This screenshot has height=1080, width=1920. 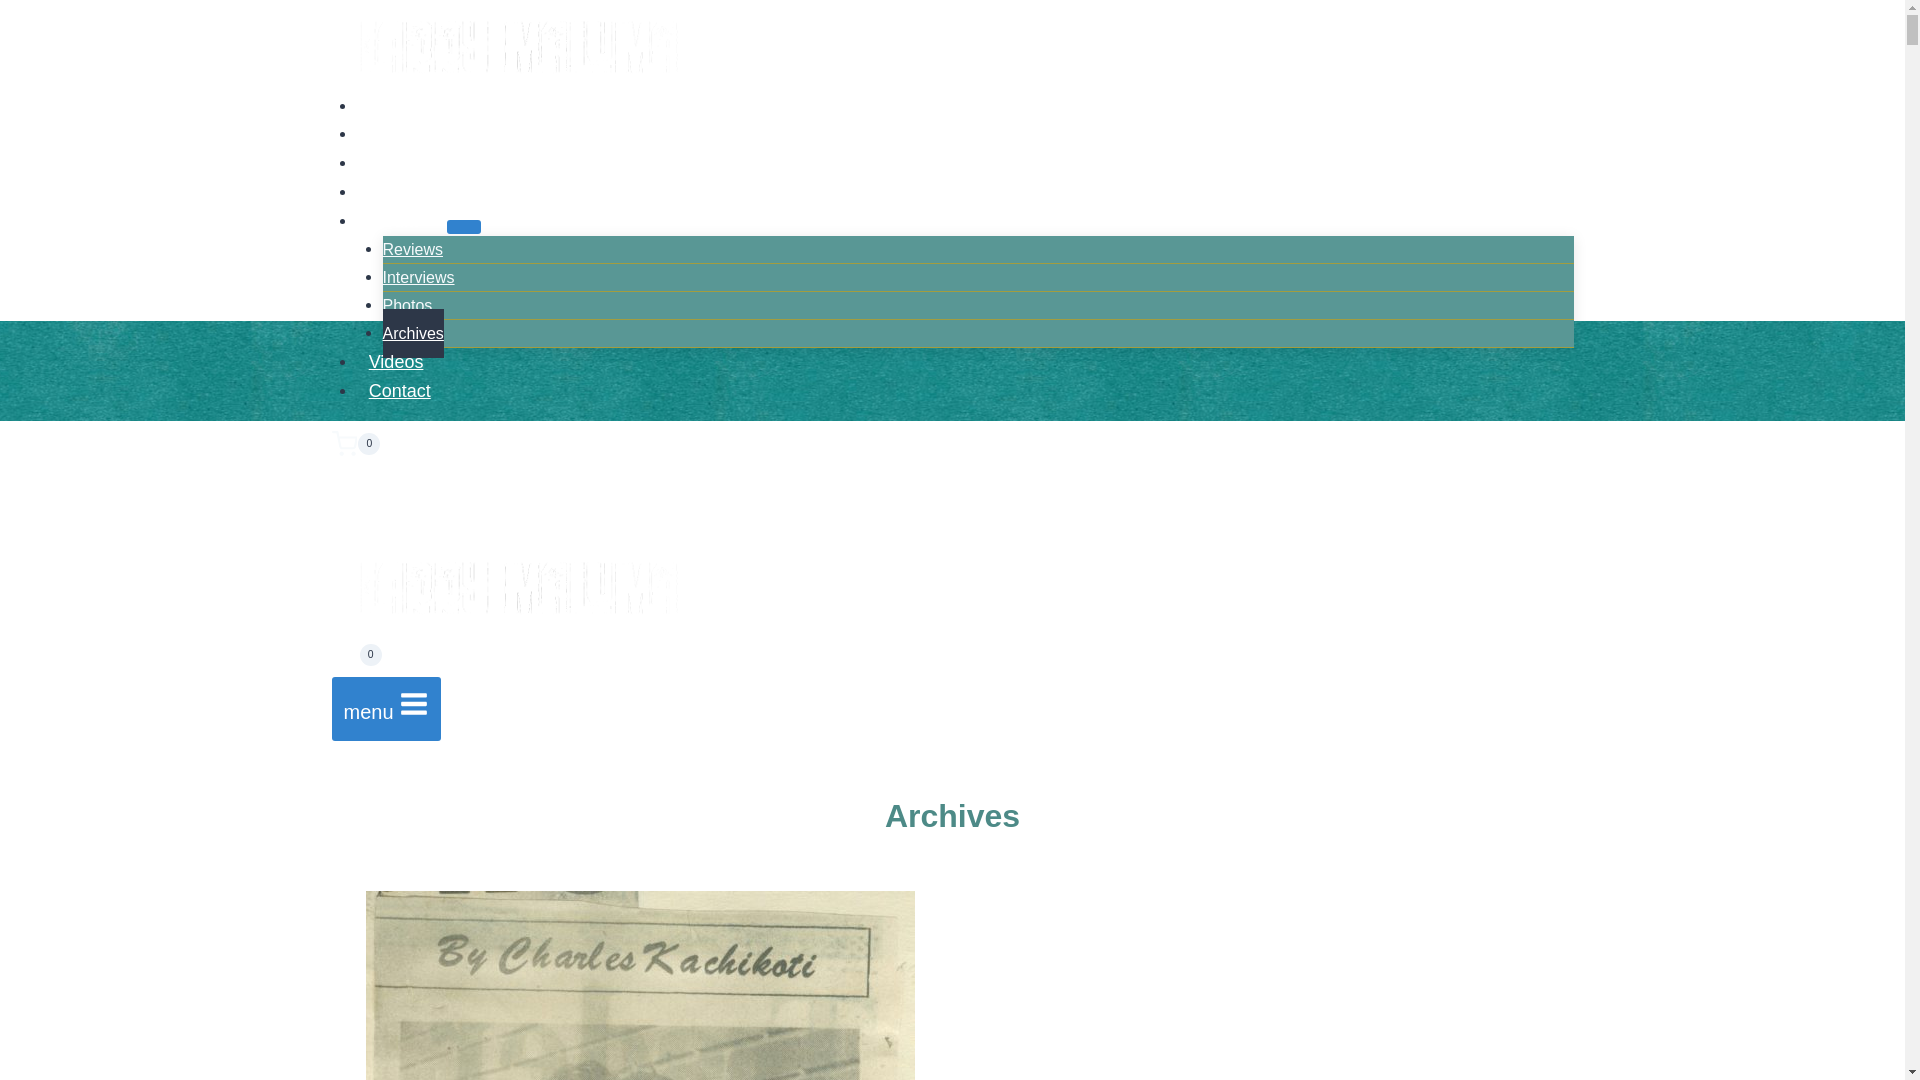 What do you see at coordinates (411, 332) in the screenshot?
I see `'Archives'` at bounding box center [411, 332].